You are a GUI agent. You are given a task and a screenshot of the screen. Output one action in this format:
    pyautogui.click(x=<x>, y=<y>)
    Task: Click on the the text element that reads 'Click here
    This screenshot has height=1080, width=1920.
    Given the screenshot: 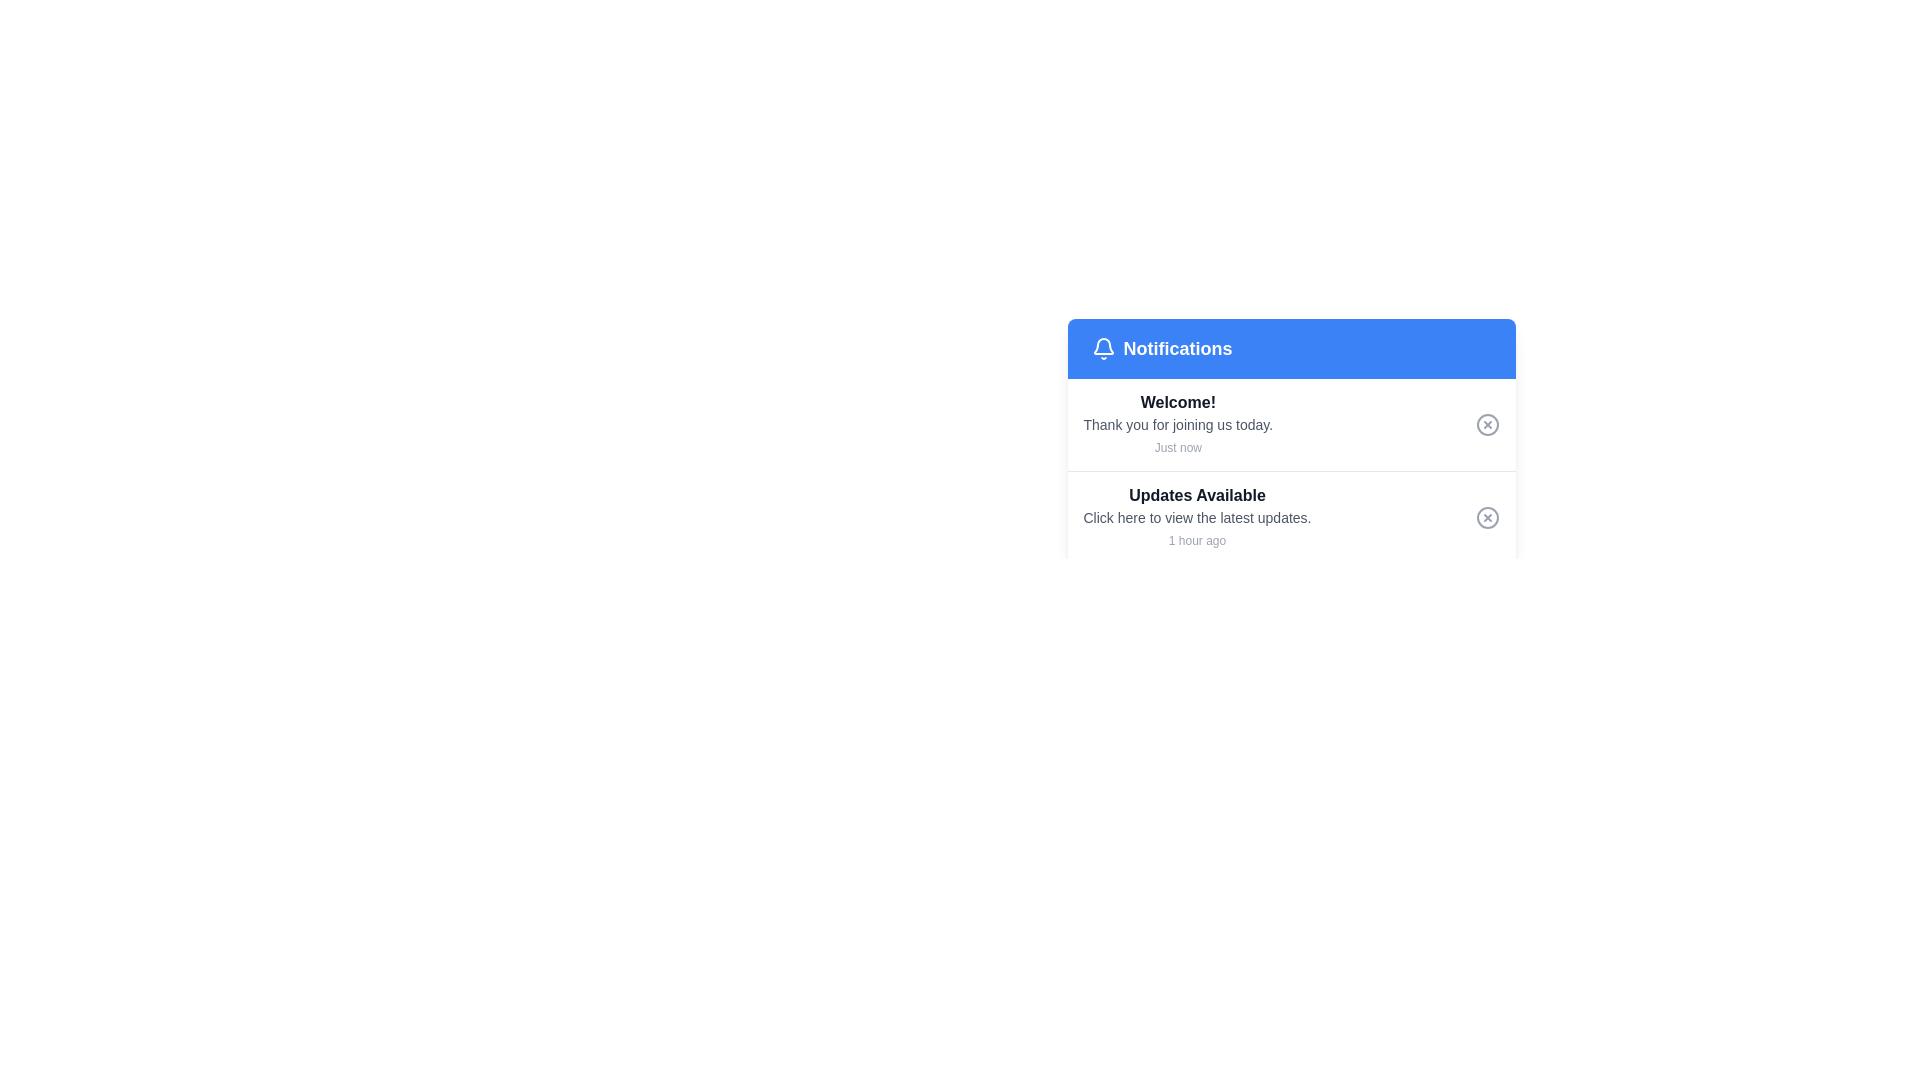 What is the action you would take?
    pyautogui.click(x=1197, y=516)
    